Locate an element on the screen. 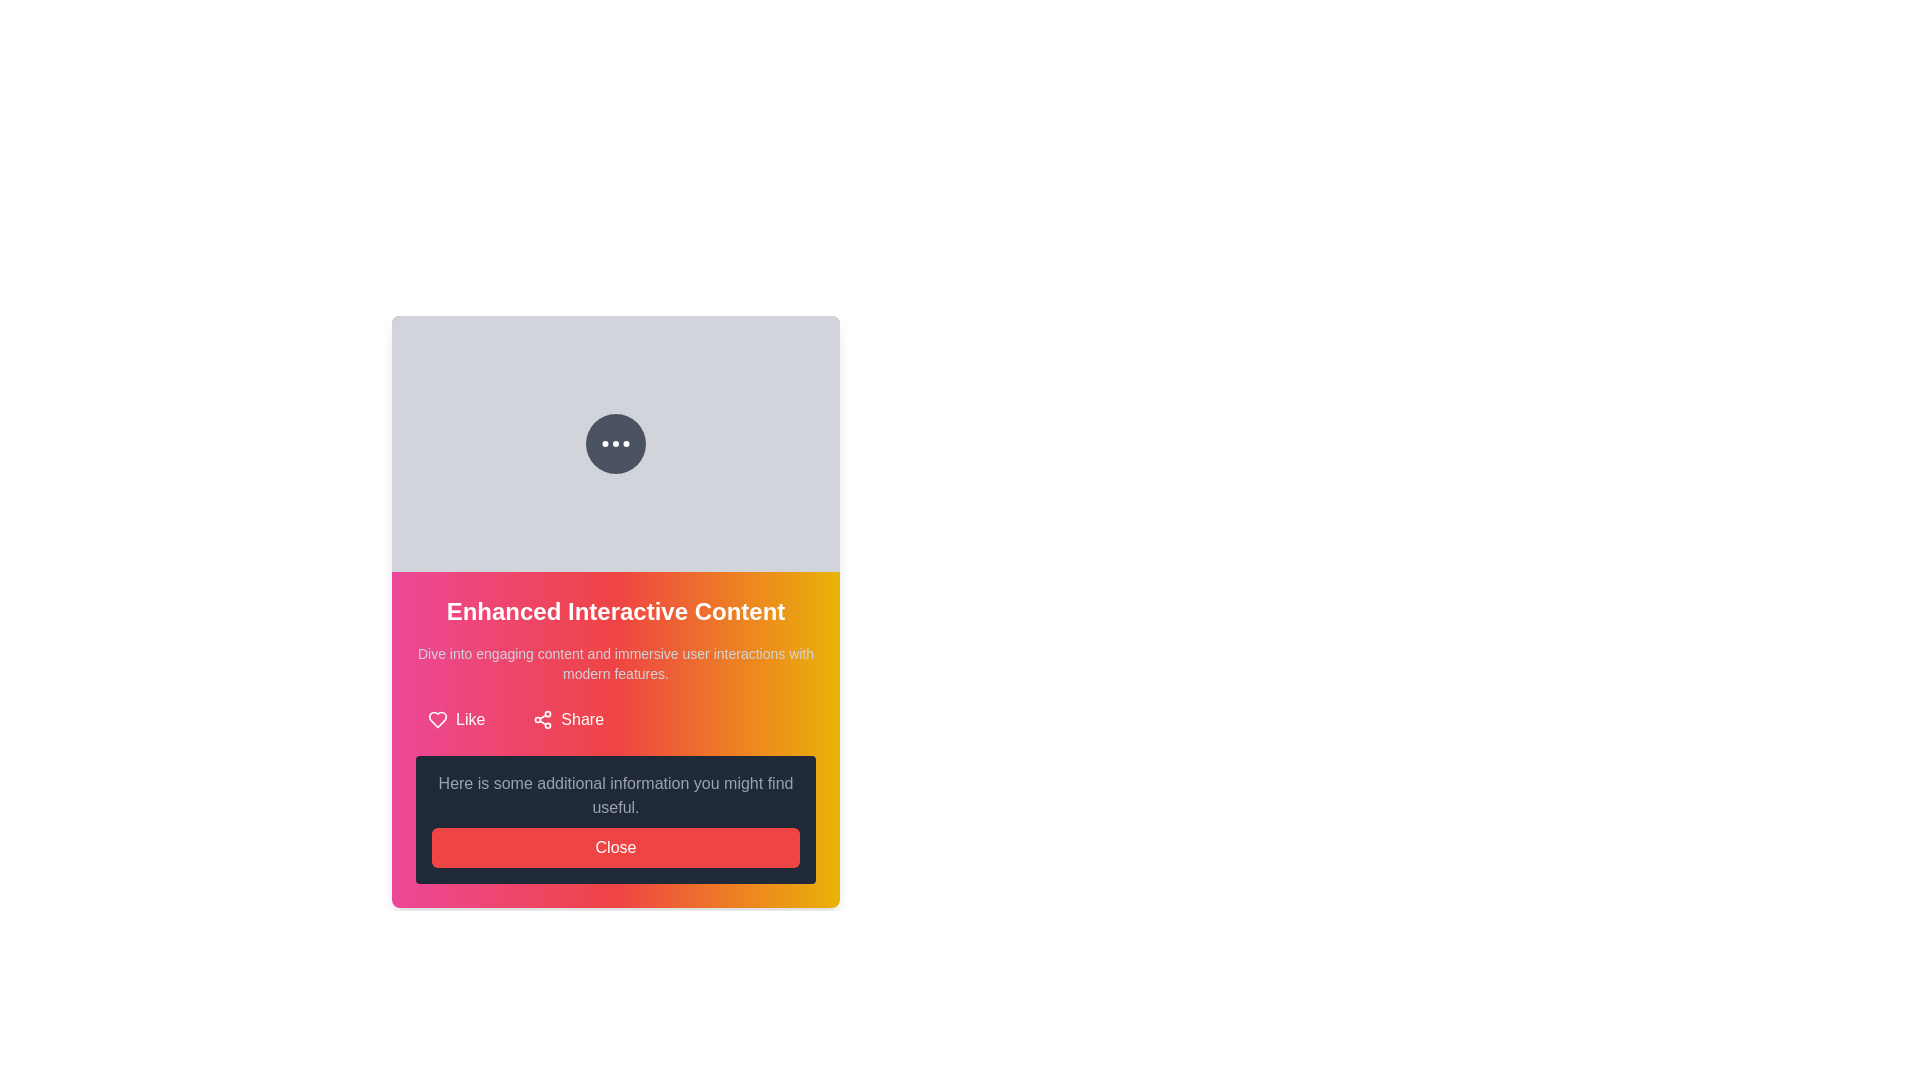  the 'Like' button, which features a heart-shaped icon and a white outline is located at coordinates (455, 720).